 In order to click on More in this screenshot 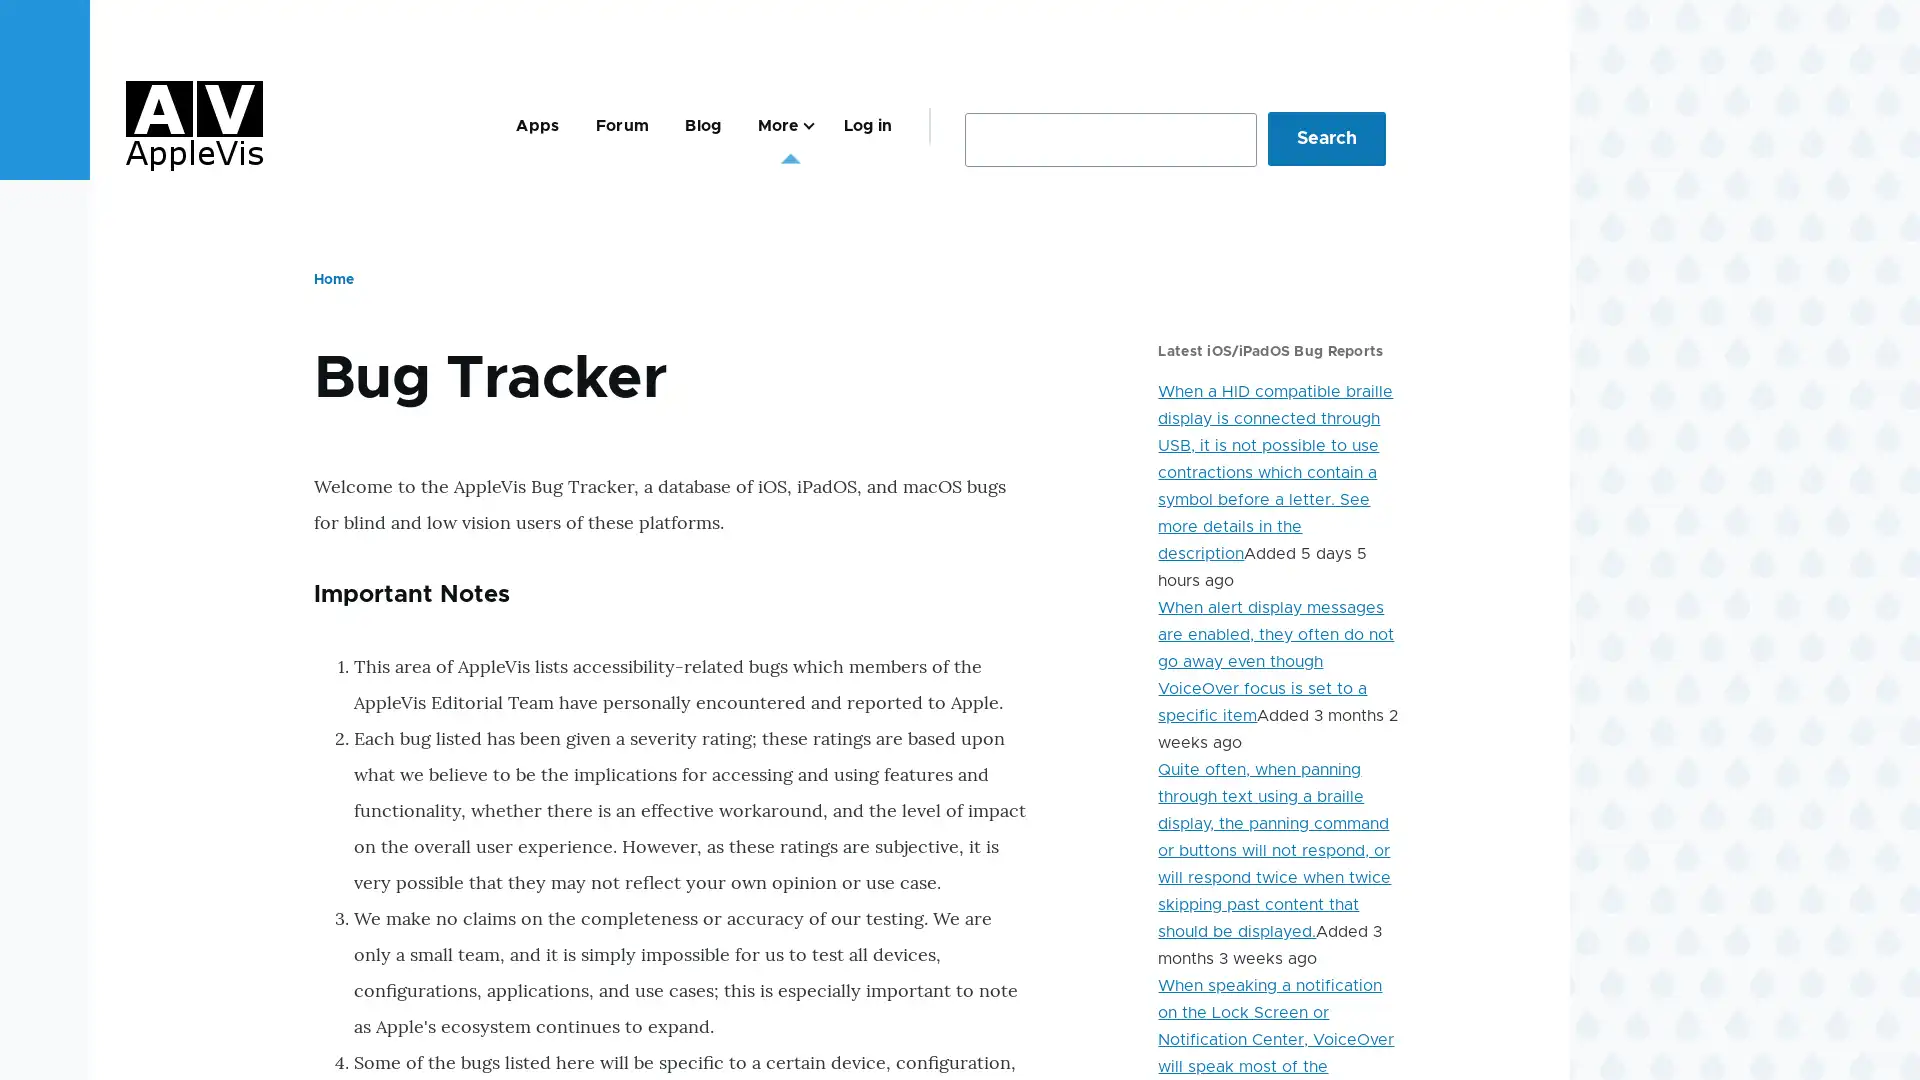, I will do `click(781, 125)`.